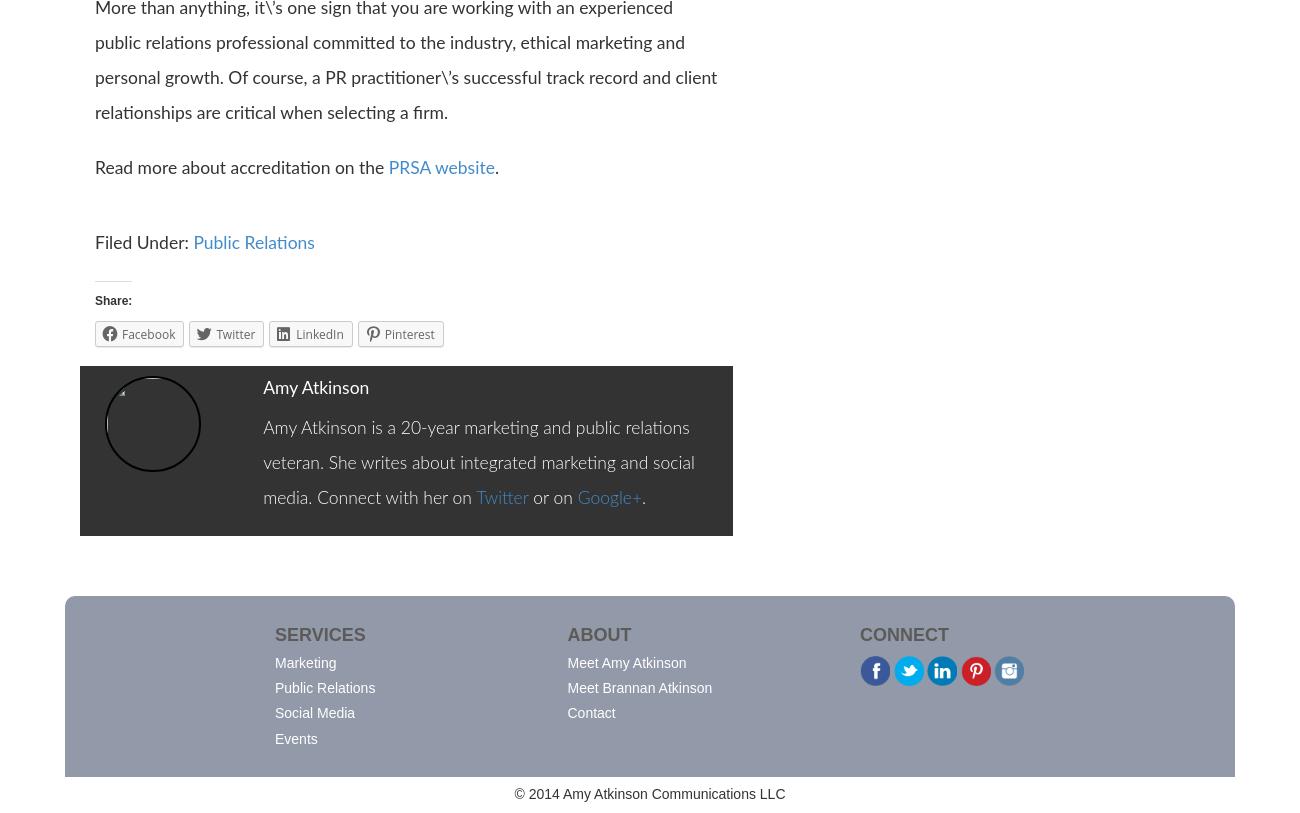 This screenshot has width=1300, height=813. I want to click on 'Marketing', so click(274, 662).